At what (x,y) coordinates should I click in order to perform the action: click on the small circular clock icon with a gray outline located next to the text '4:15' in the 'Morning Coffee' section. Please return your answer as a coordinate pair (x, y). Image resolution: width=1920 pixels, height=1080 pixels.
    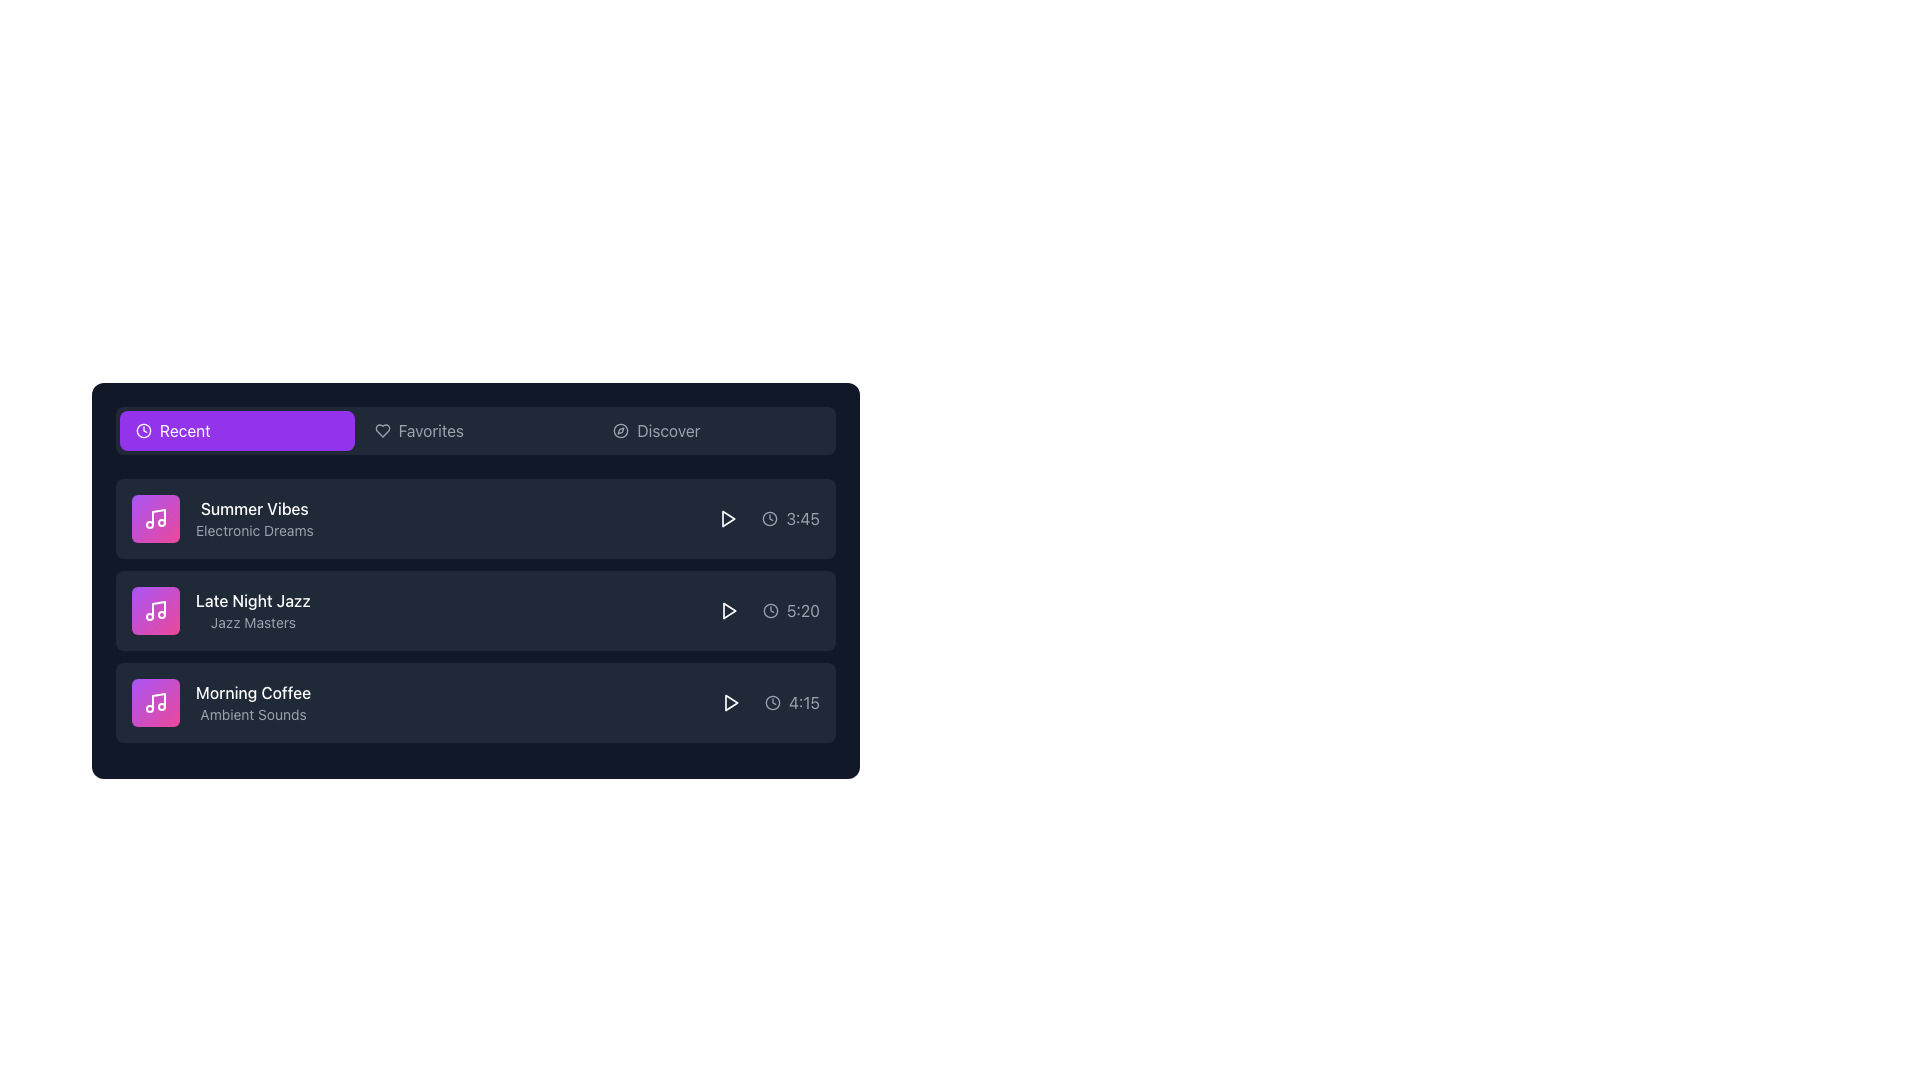
    Looking at the image, I should click on (771, 701).